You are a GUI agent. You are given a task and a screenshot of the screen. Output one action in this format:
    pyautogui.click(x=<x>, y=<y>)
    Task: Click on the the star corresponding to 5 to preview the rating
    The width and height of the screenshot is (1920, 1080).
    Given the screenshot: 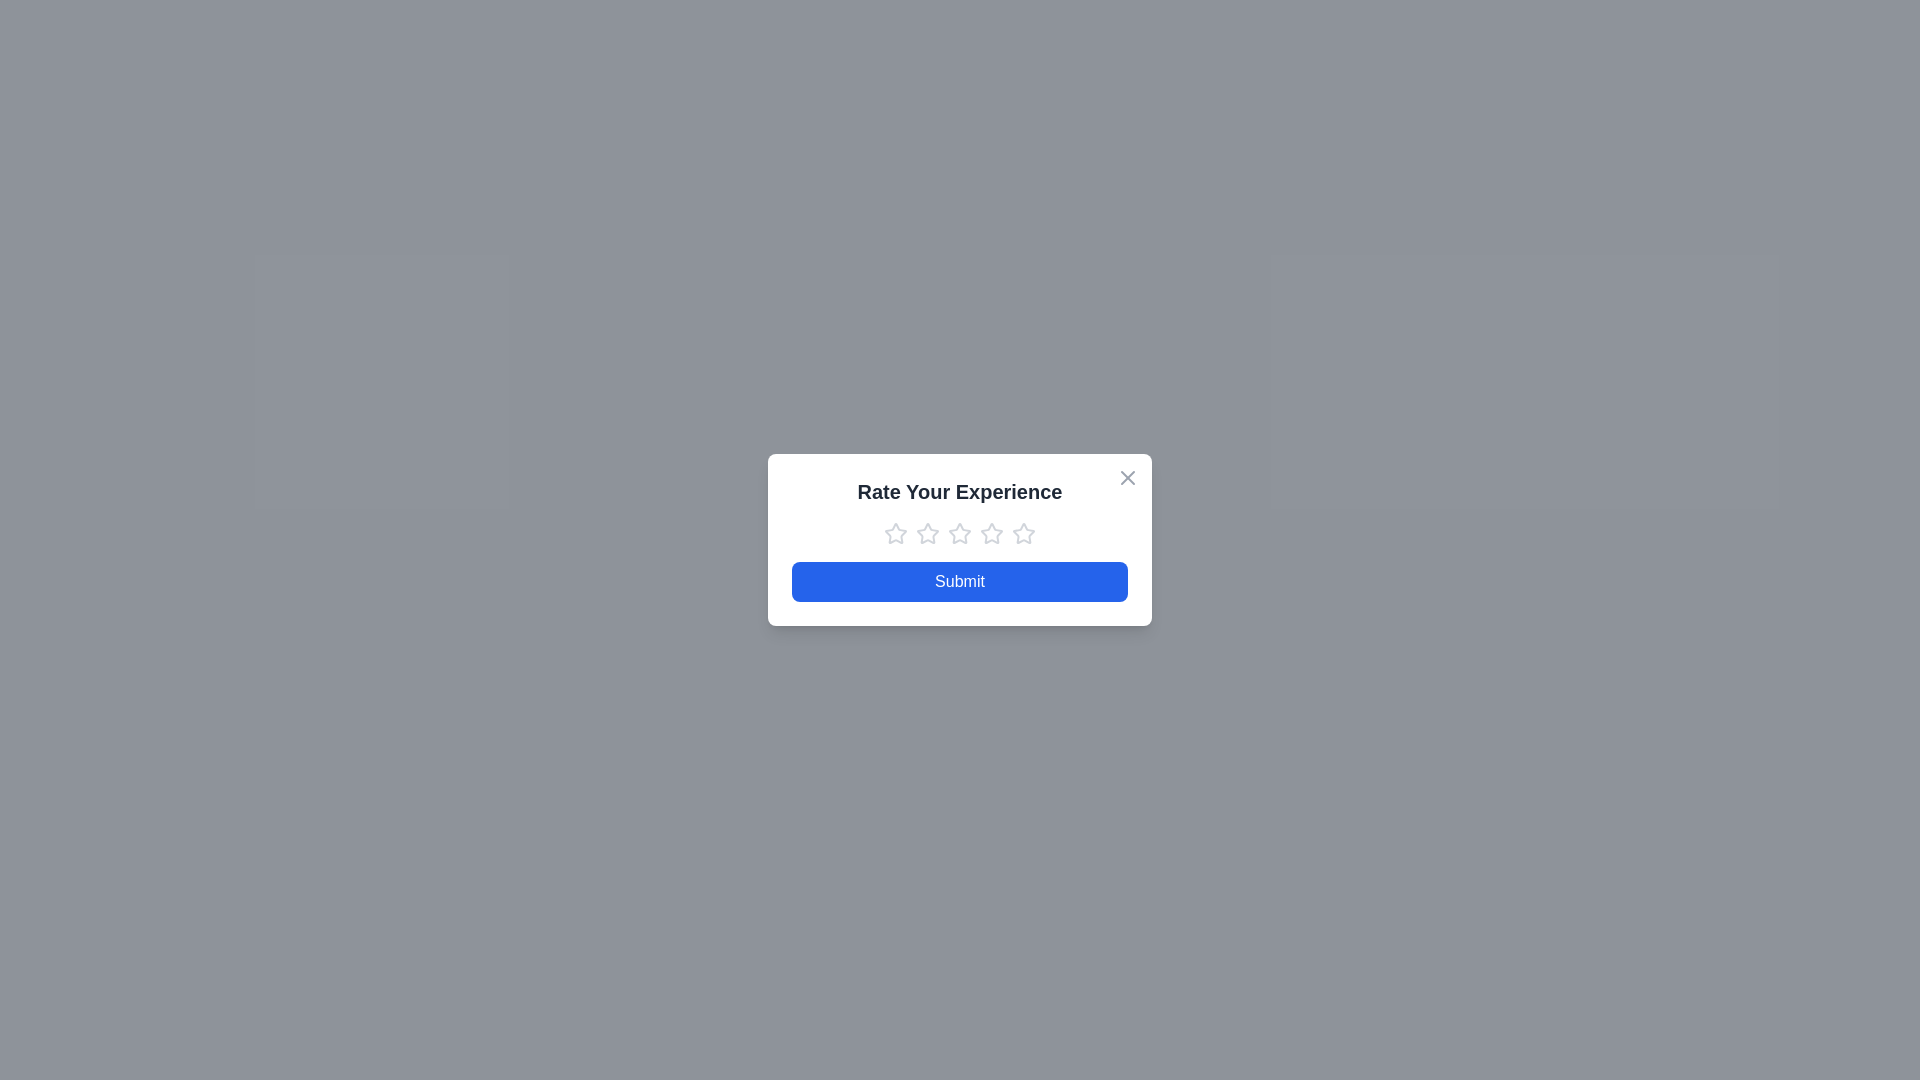 What is the action you would take?
    pyautogui.click(x=1023, y=532)
    